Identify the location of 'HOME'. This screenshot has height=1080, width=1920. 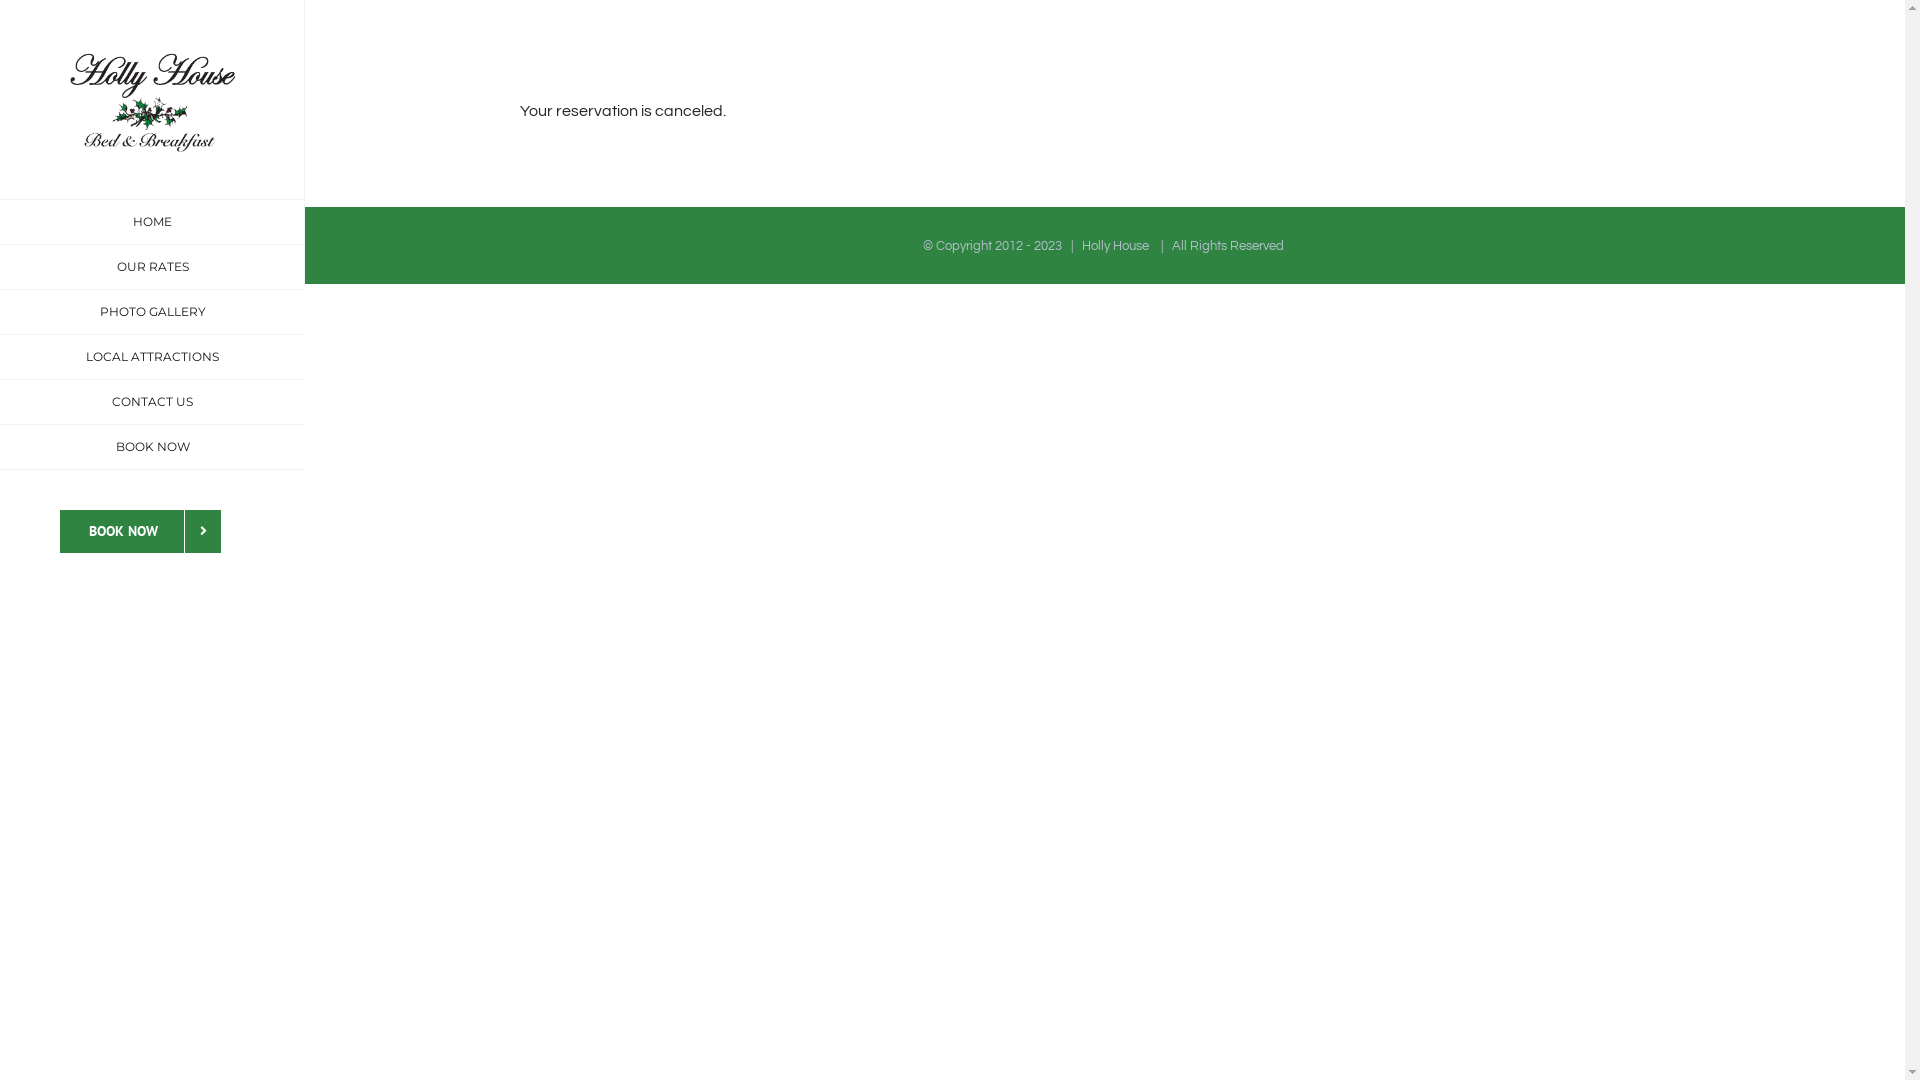
(151, 222).